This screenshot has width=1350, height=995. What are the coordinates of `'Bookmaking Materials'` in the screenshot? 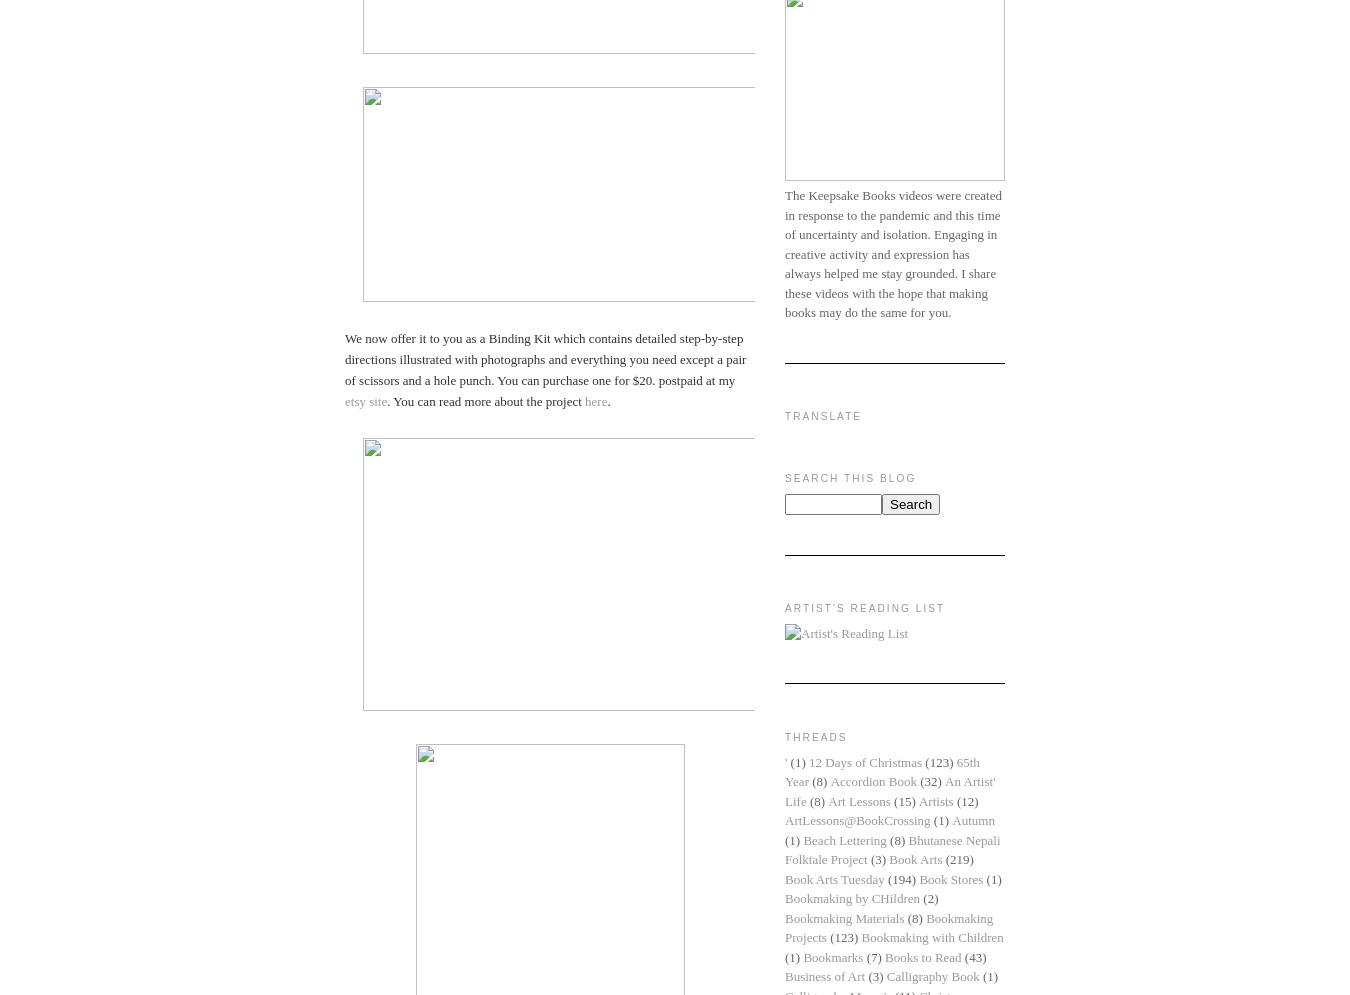 It's located at (784, 916).